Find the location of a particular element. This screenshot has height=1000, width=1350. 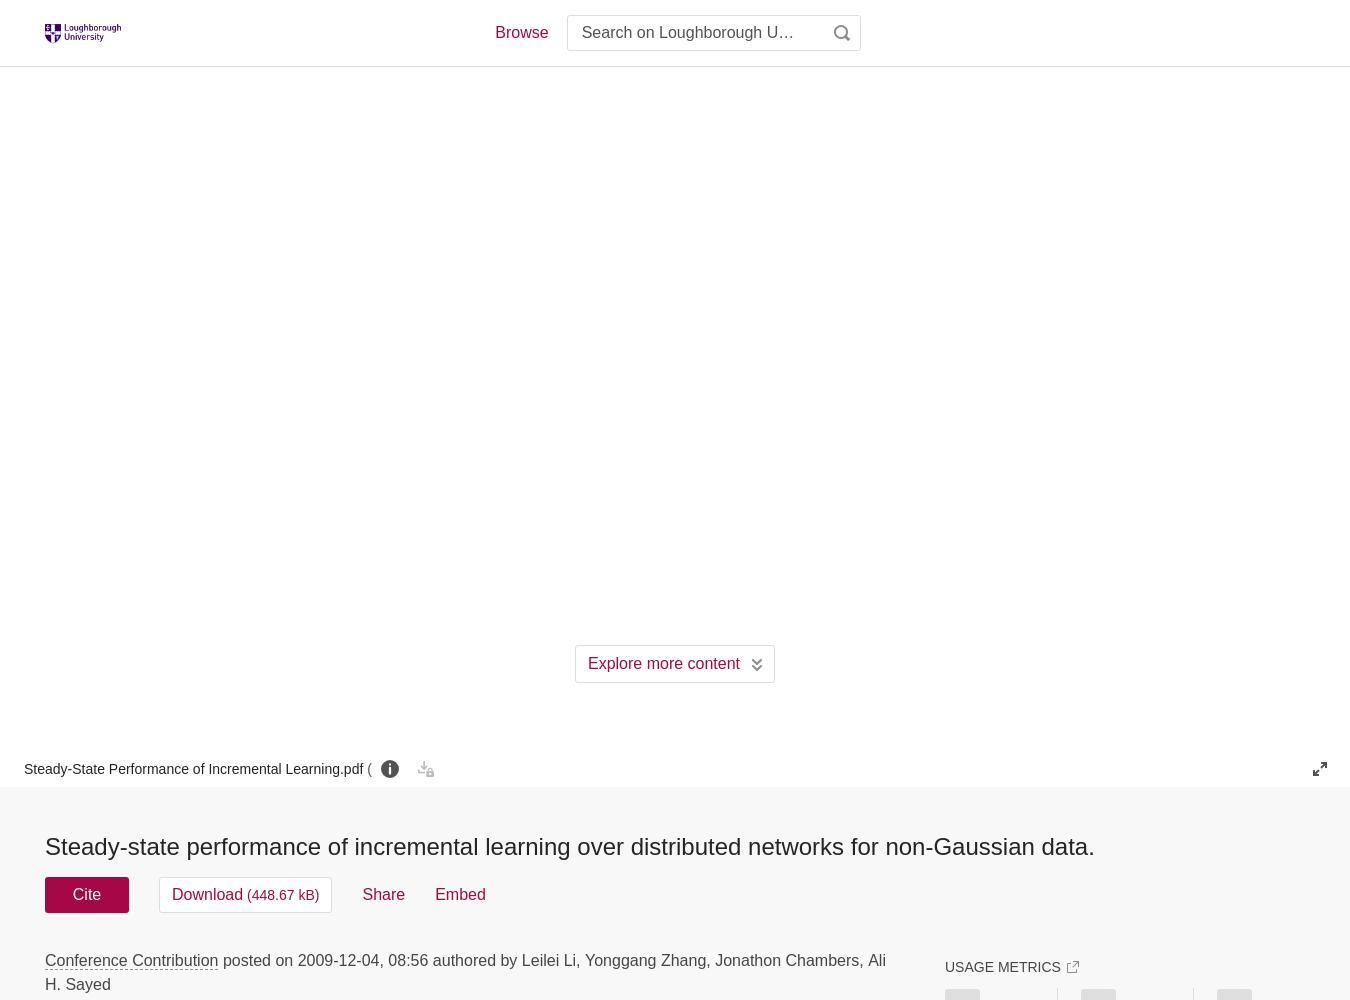

'posted on' is located at coordinates (221, 958).